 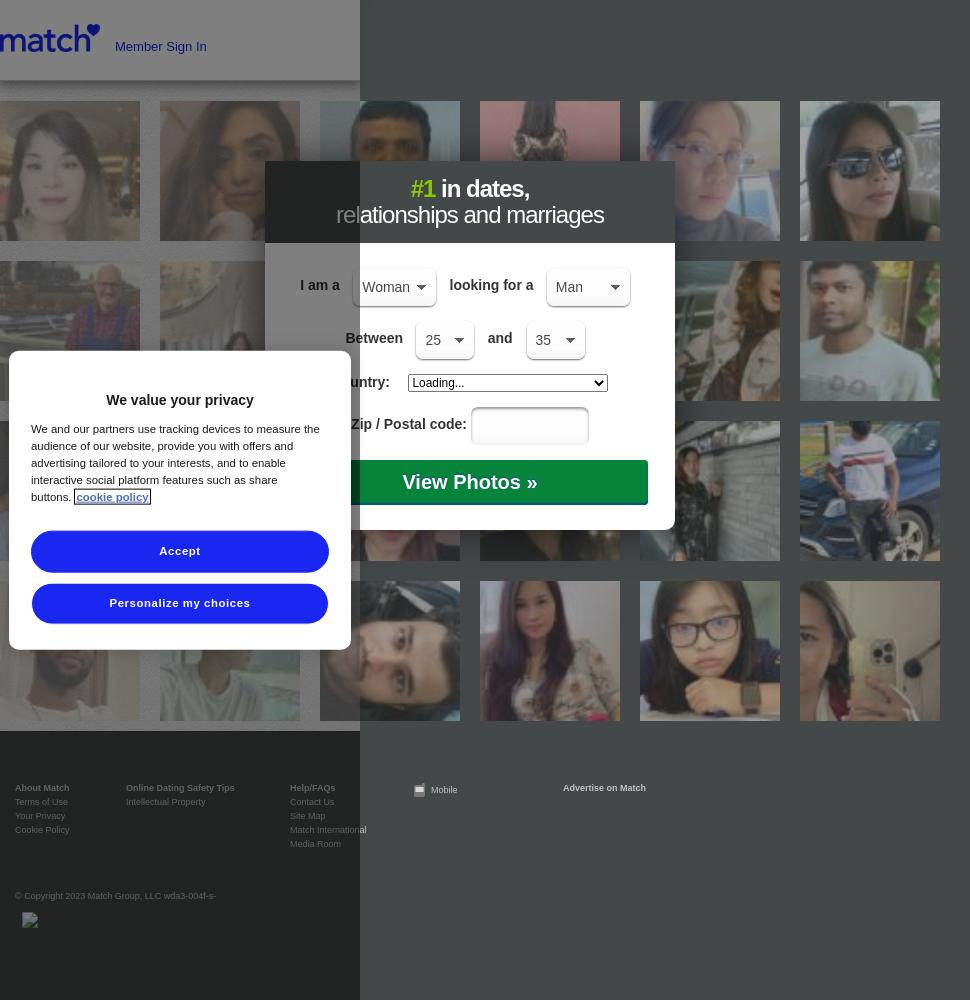 I want to click on 'Online Dating Safety Tips', so click(x=179, y=788).